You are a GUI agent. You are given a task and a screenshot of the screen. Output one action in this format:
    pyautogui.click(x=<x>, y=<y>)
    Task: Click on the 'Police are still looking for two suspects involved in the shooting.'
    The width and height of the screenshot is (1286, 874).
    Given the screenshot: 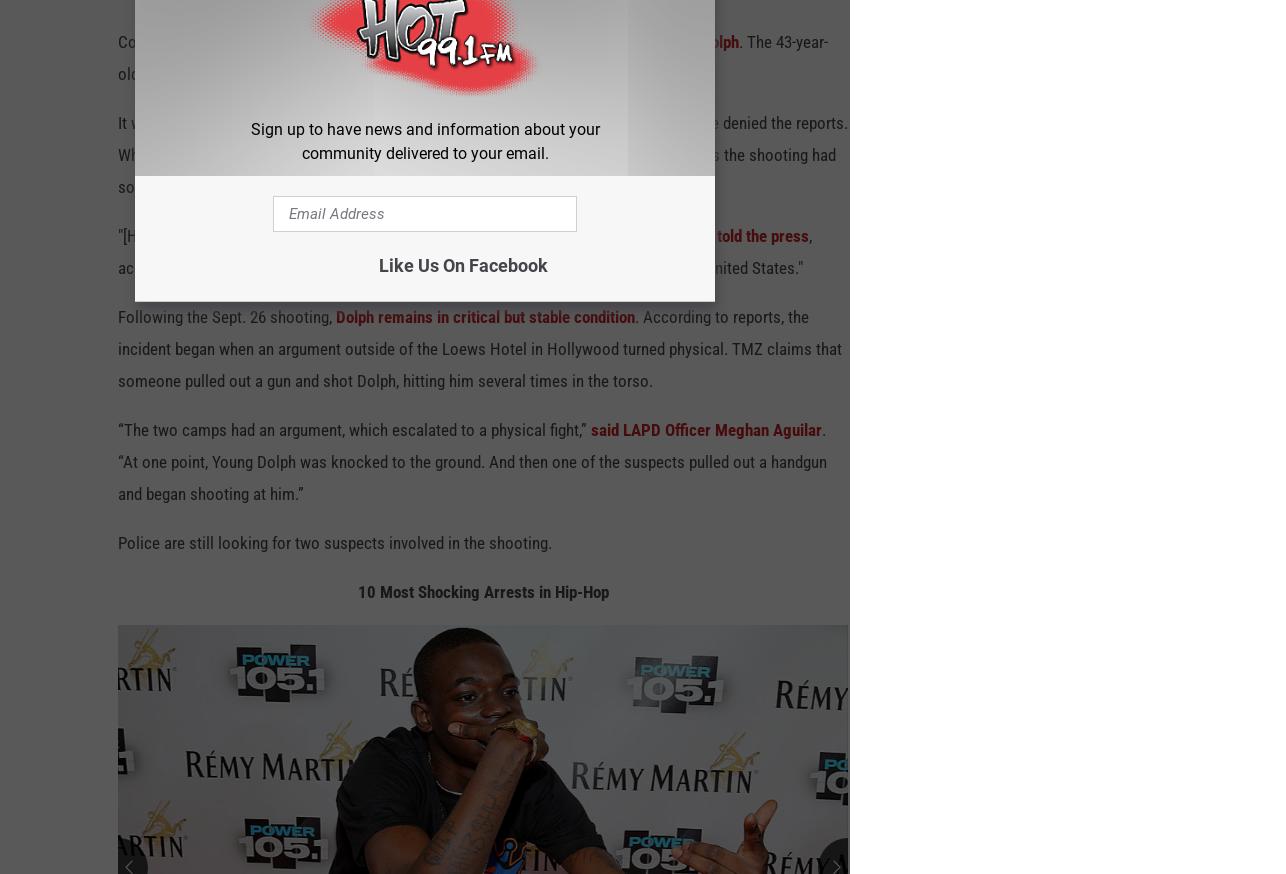 What is the action you would take?
    pyautogui.click(x=118, y=552)
    